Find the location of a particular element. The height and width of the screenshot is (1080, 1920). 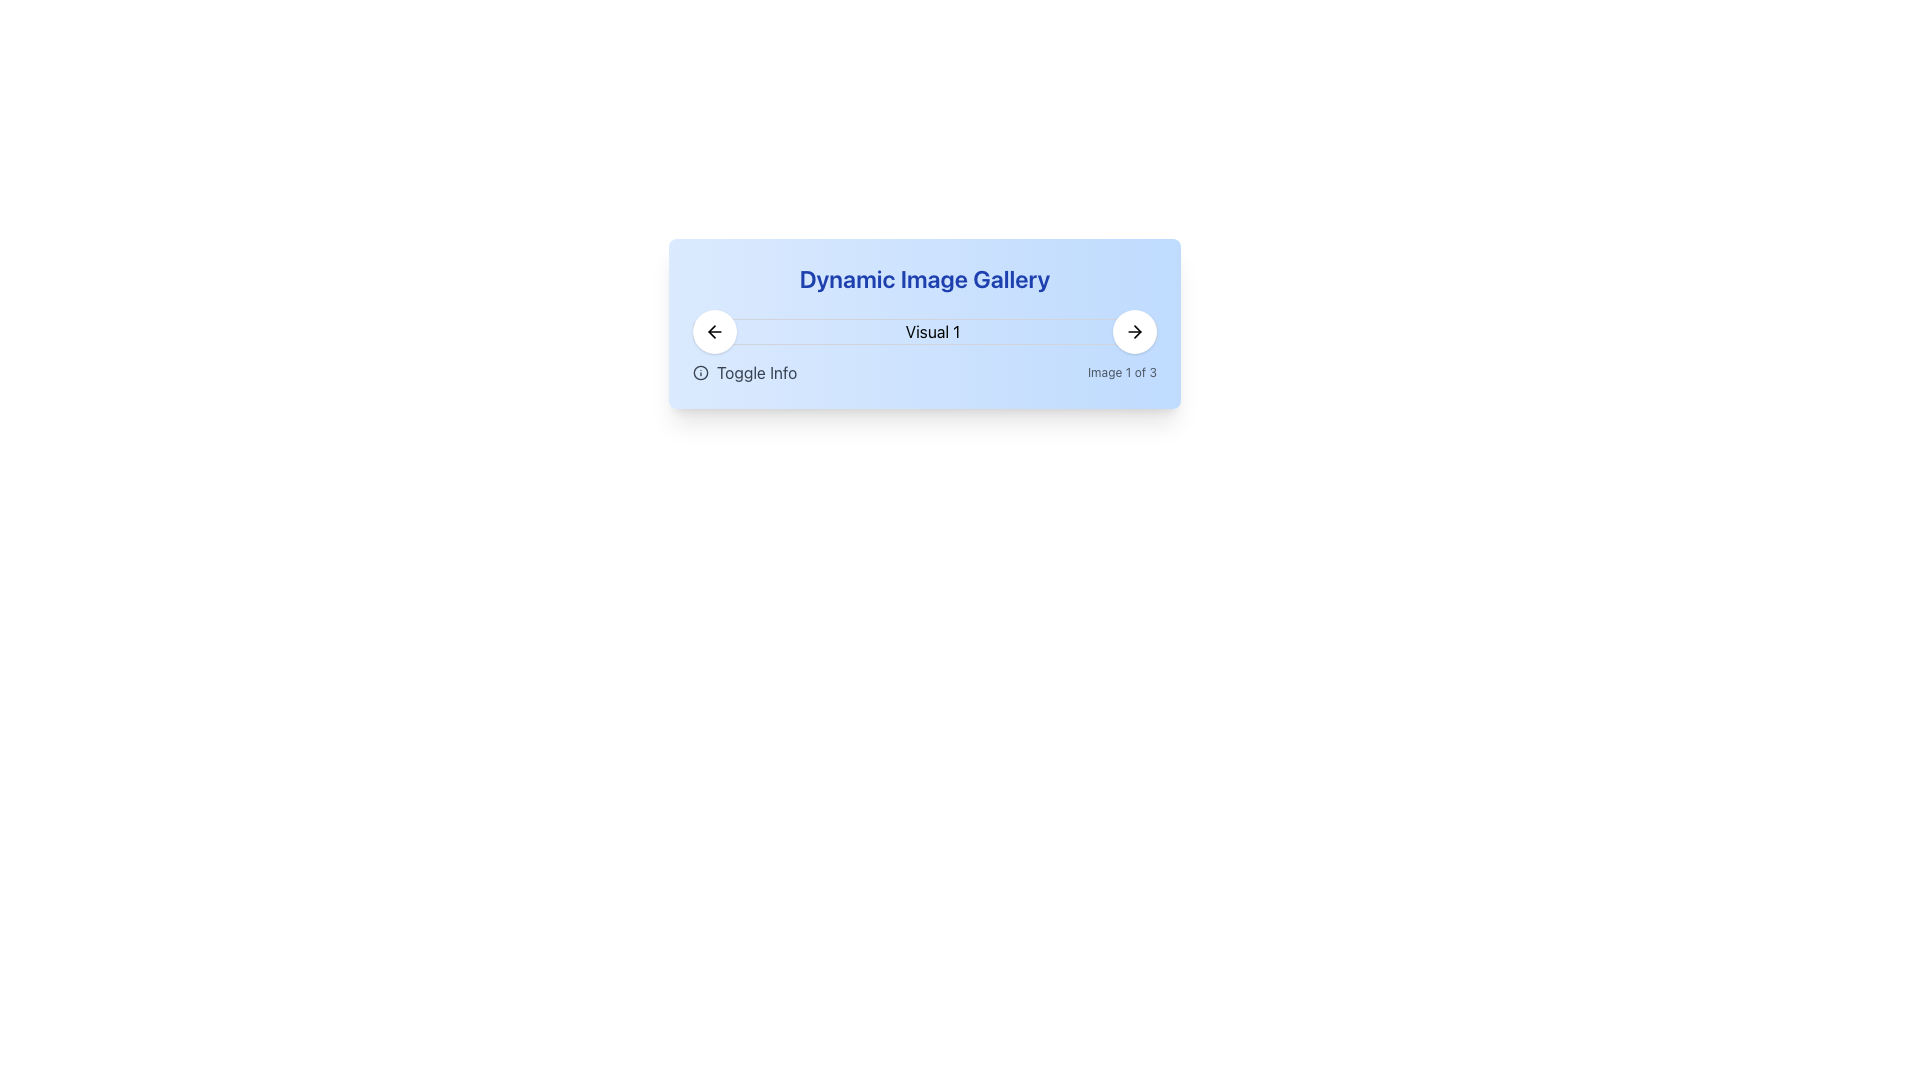

the 'Toggle Info' button, which is styled in gray font and includes a circular 'i' icon is located at coordinates (744, 373).